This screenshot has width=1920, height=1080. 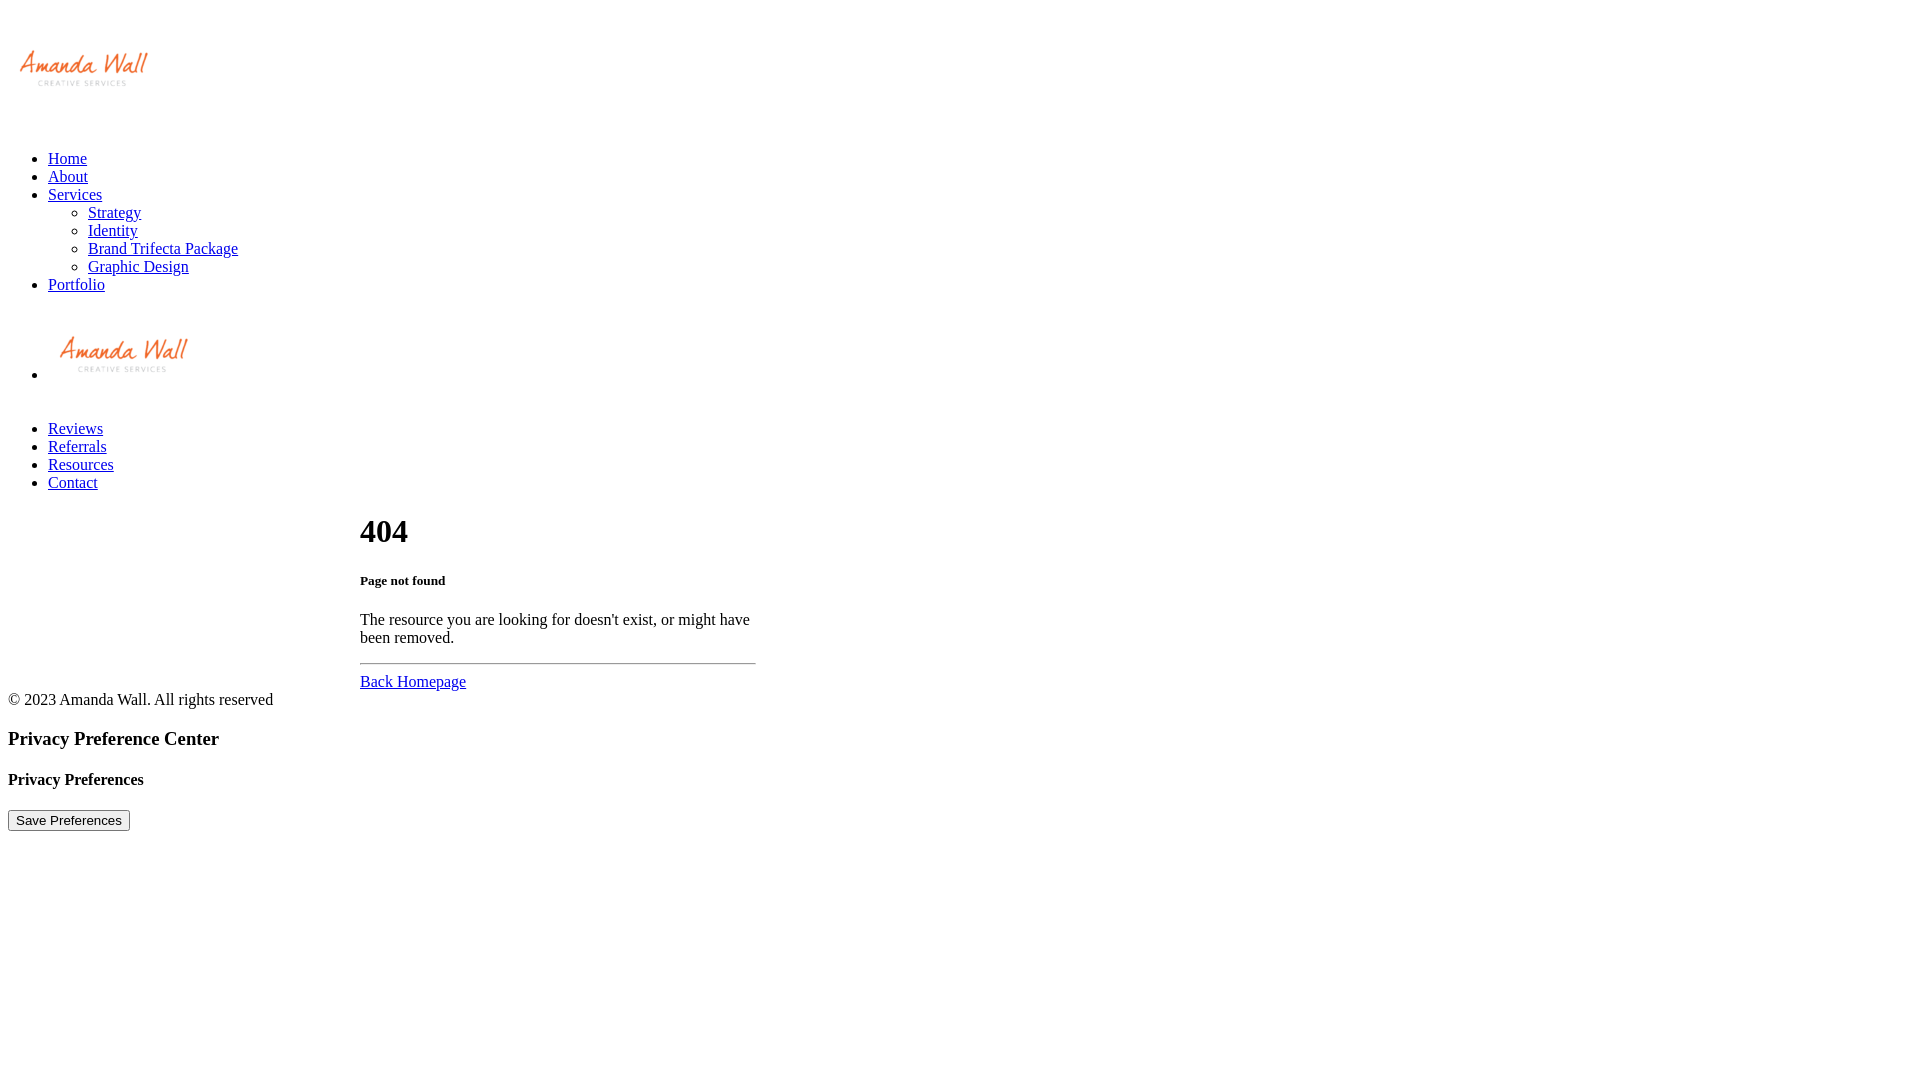 I want to click on 'Home', so click(x=67, y=157).